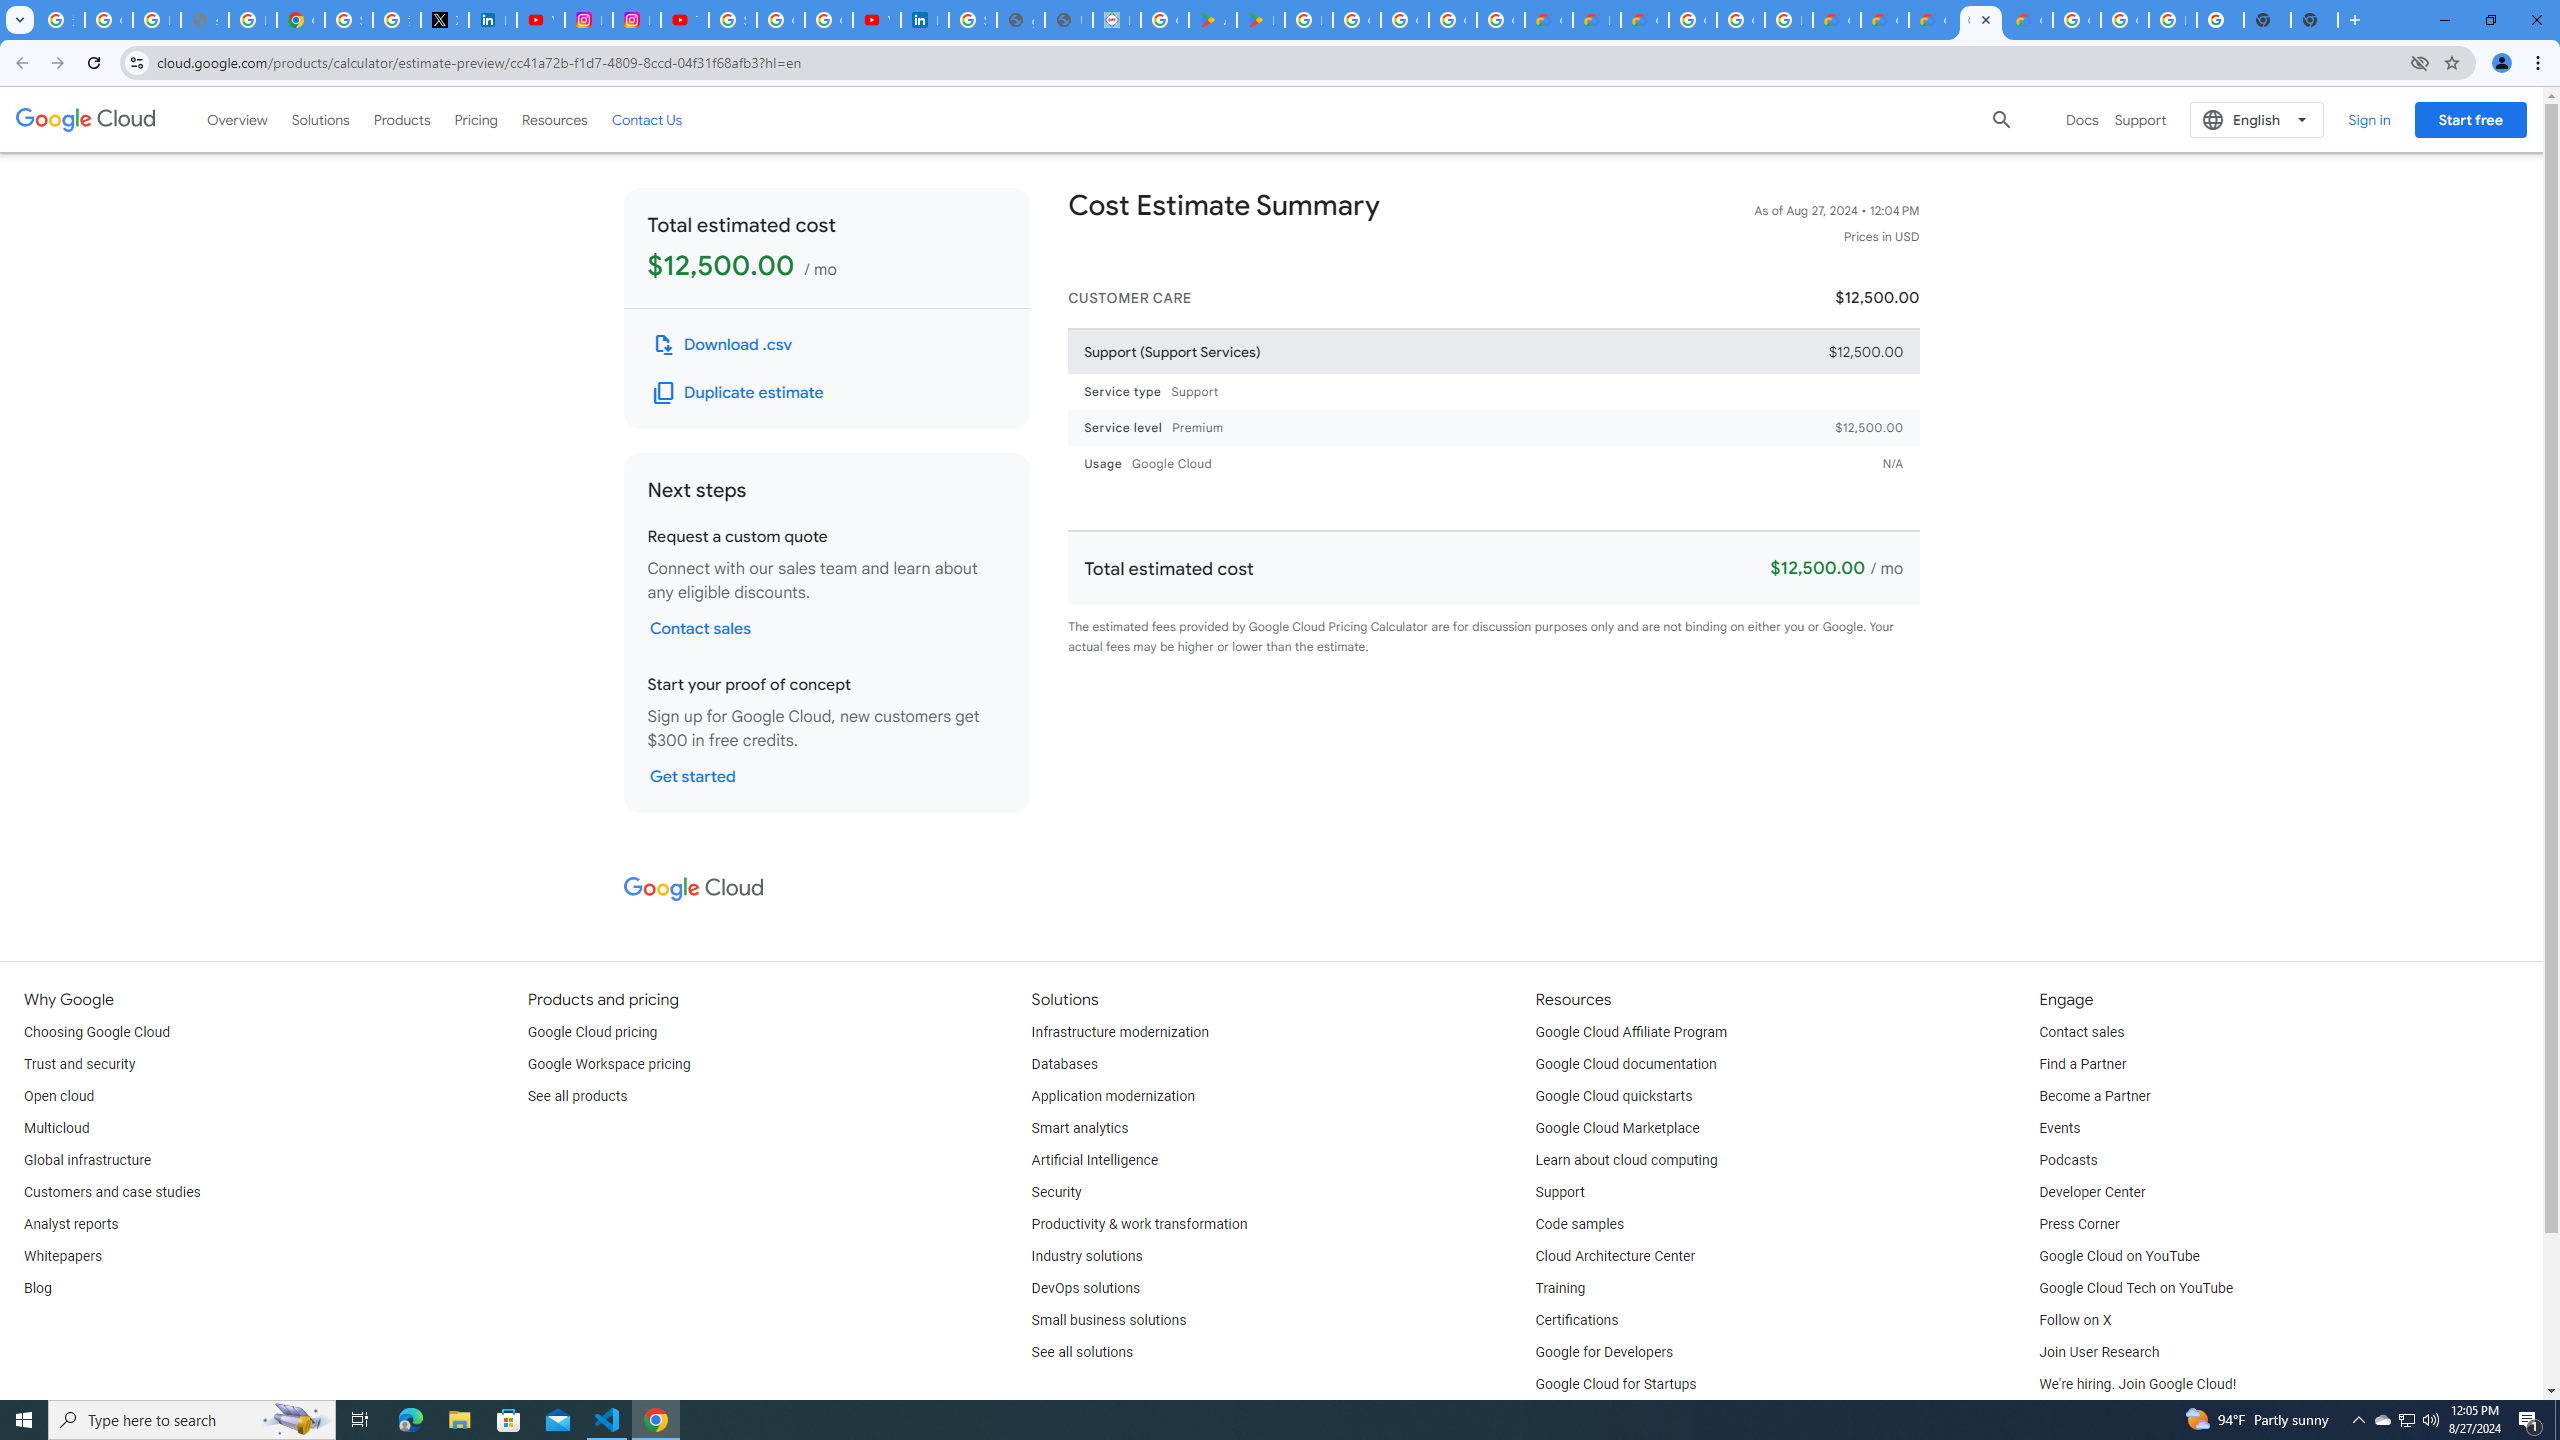 Image resolution: width=2560 pixels, height=1440 pixels. Describe the element at coordinates (78, 1064) in the screenshot. I see `'Trust and security'` at that location.